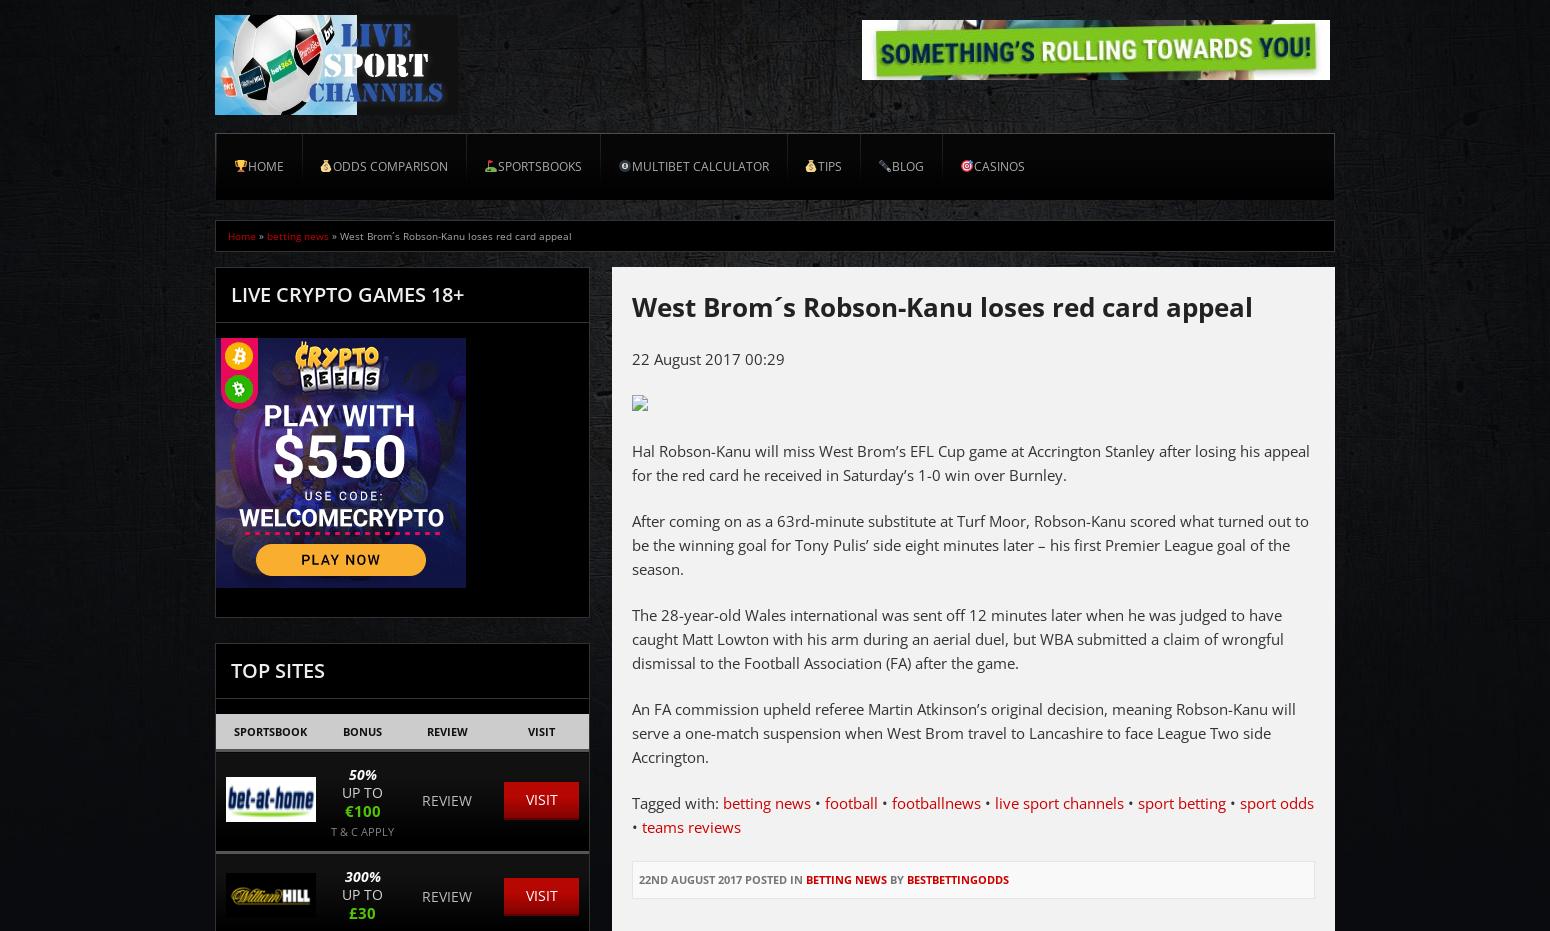 The height and width of the screenshot is (931, 1550). Describe the element at coordinates (690, 824) in the screenshot. I see `'teams reviews'` at that location.